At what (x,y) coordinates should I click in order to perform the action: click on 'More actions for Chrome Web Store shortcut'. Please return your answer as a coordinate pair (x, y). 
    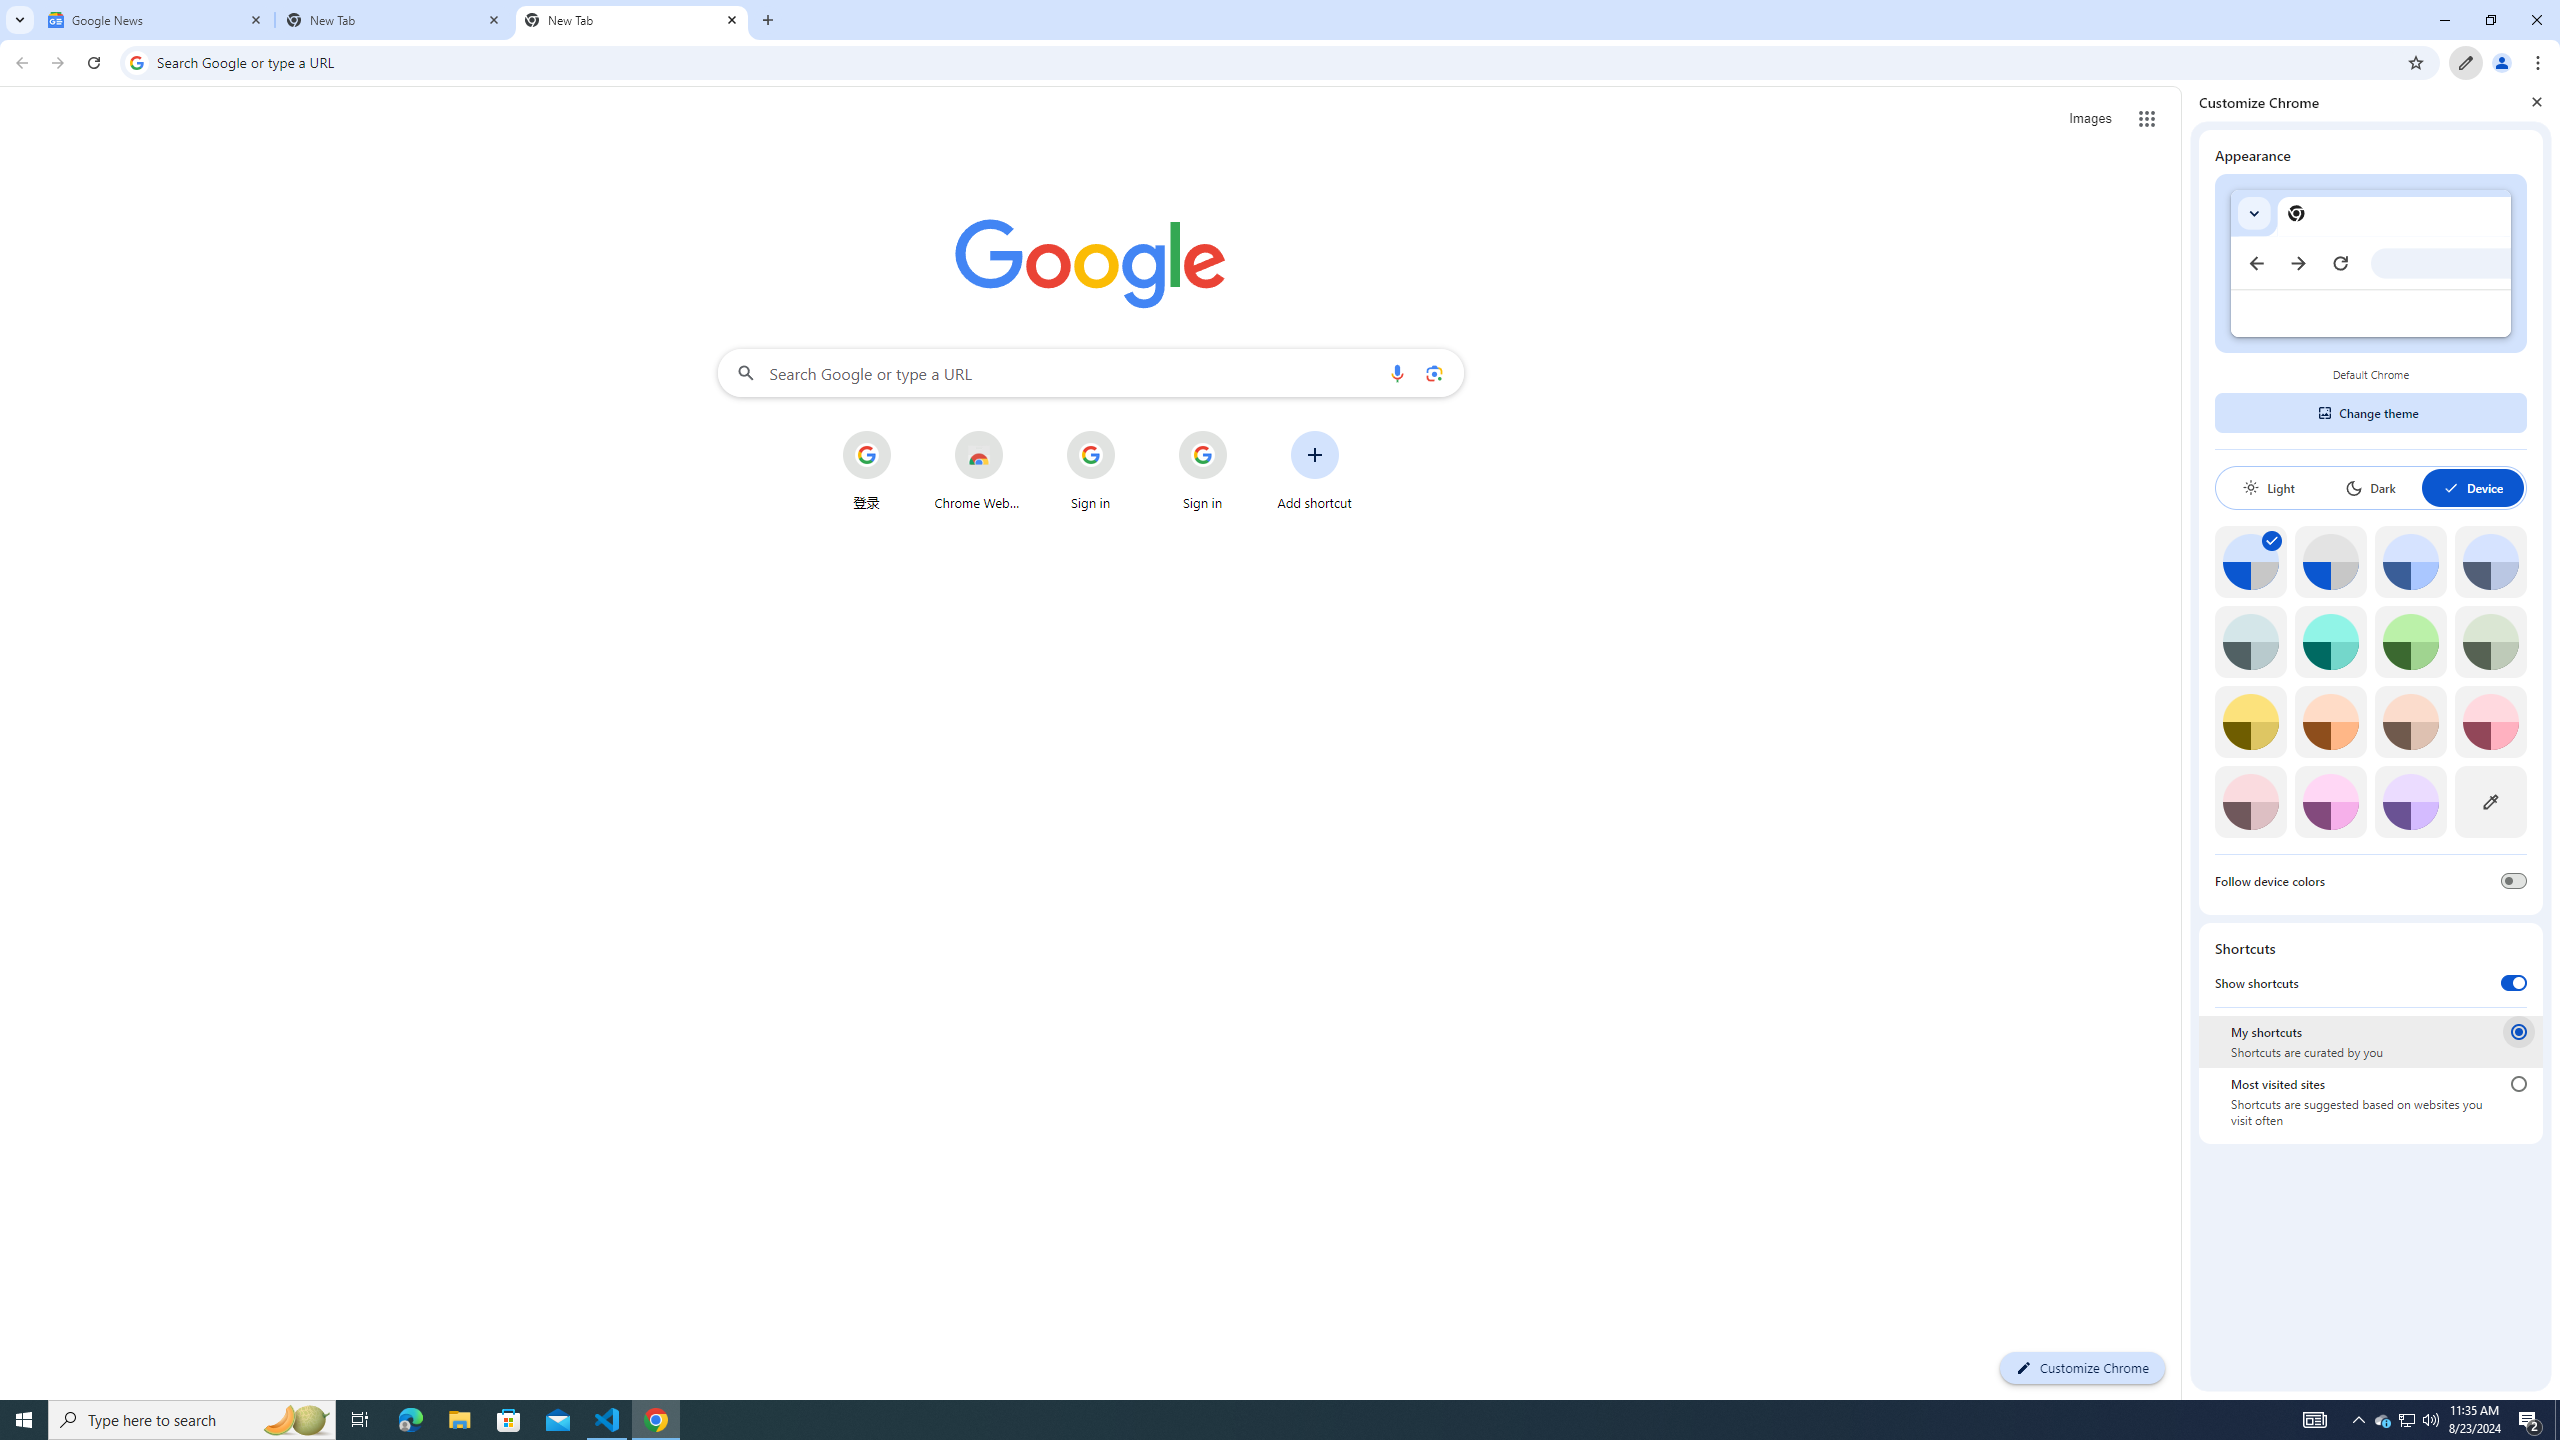
    Looking at the image, I should click on (1018, 432).